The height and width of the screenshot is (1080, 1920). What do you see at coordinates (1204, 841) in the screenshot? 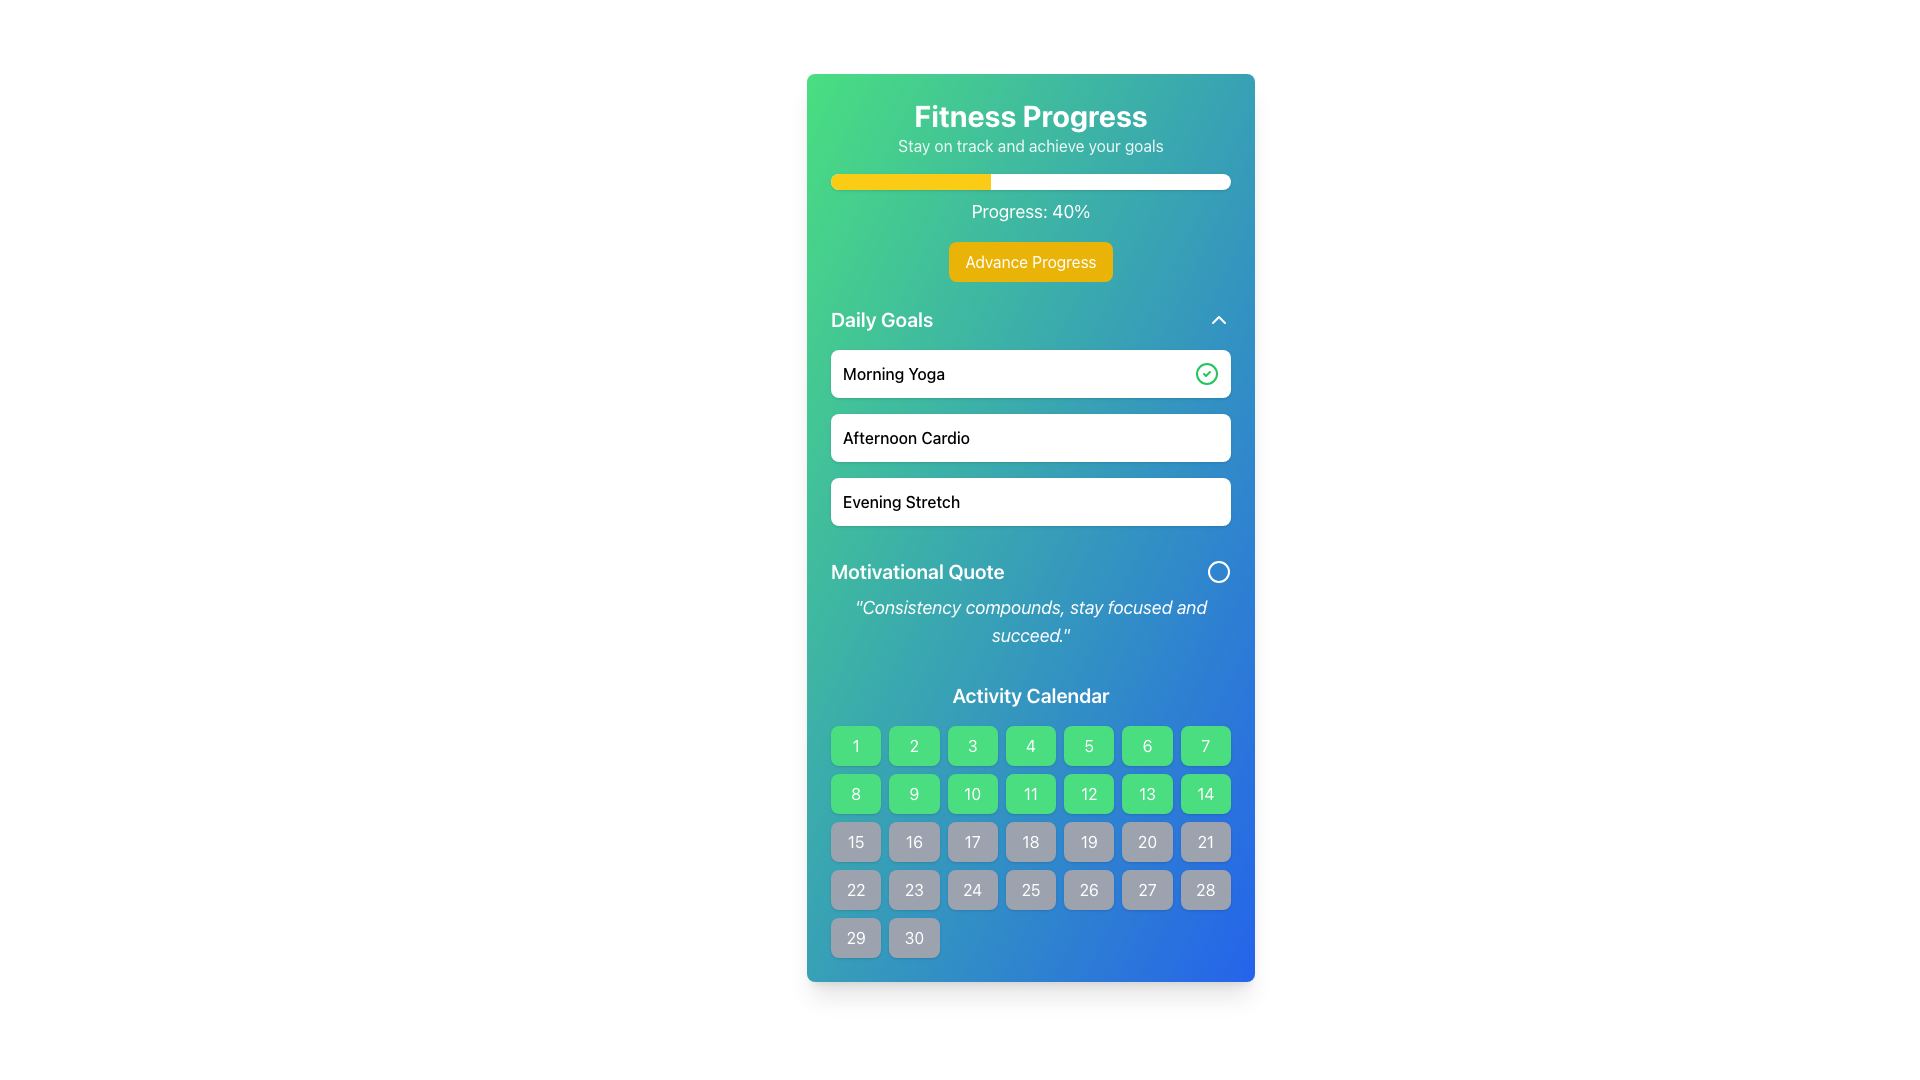
I see `the date label for the 21st in the Activity Calendar grid` at bounding box center [1204, 841].